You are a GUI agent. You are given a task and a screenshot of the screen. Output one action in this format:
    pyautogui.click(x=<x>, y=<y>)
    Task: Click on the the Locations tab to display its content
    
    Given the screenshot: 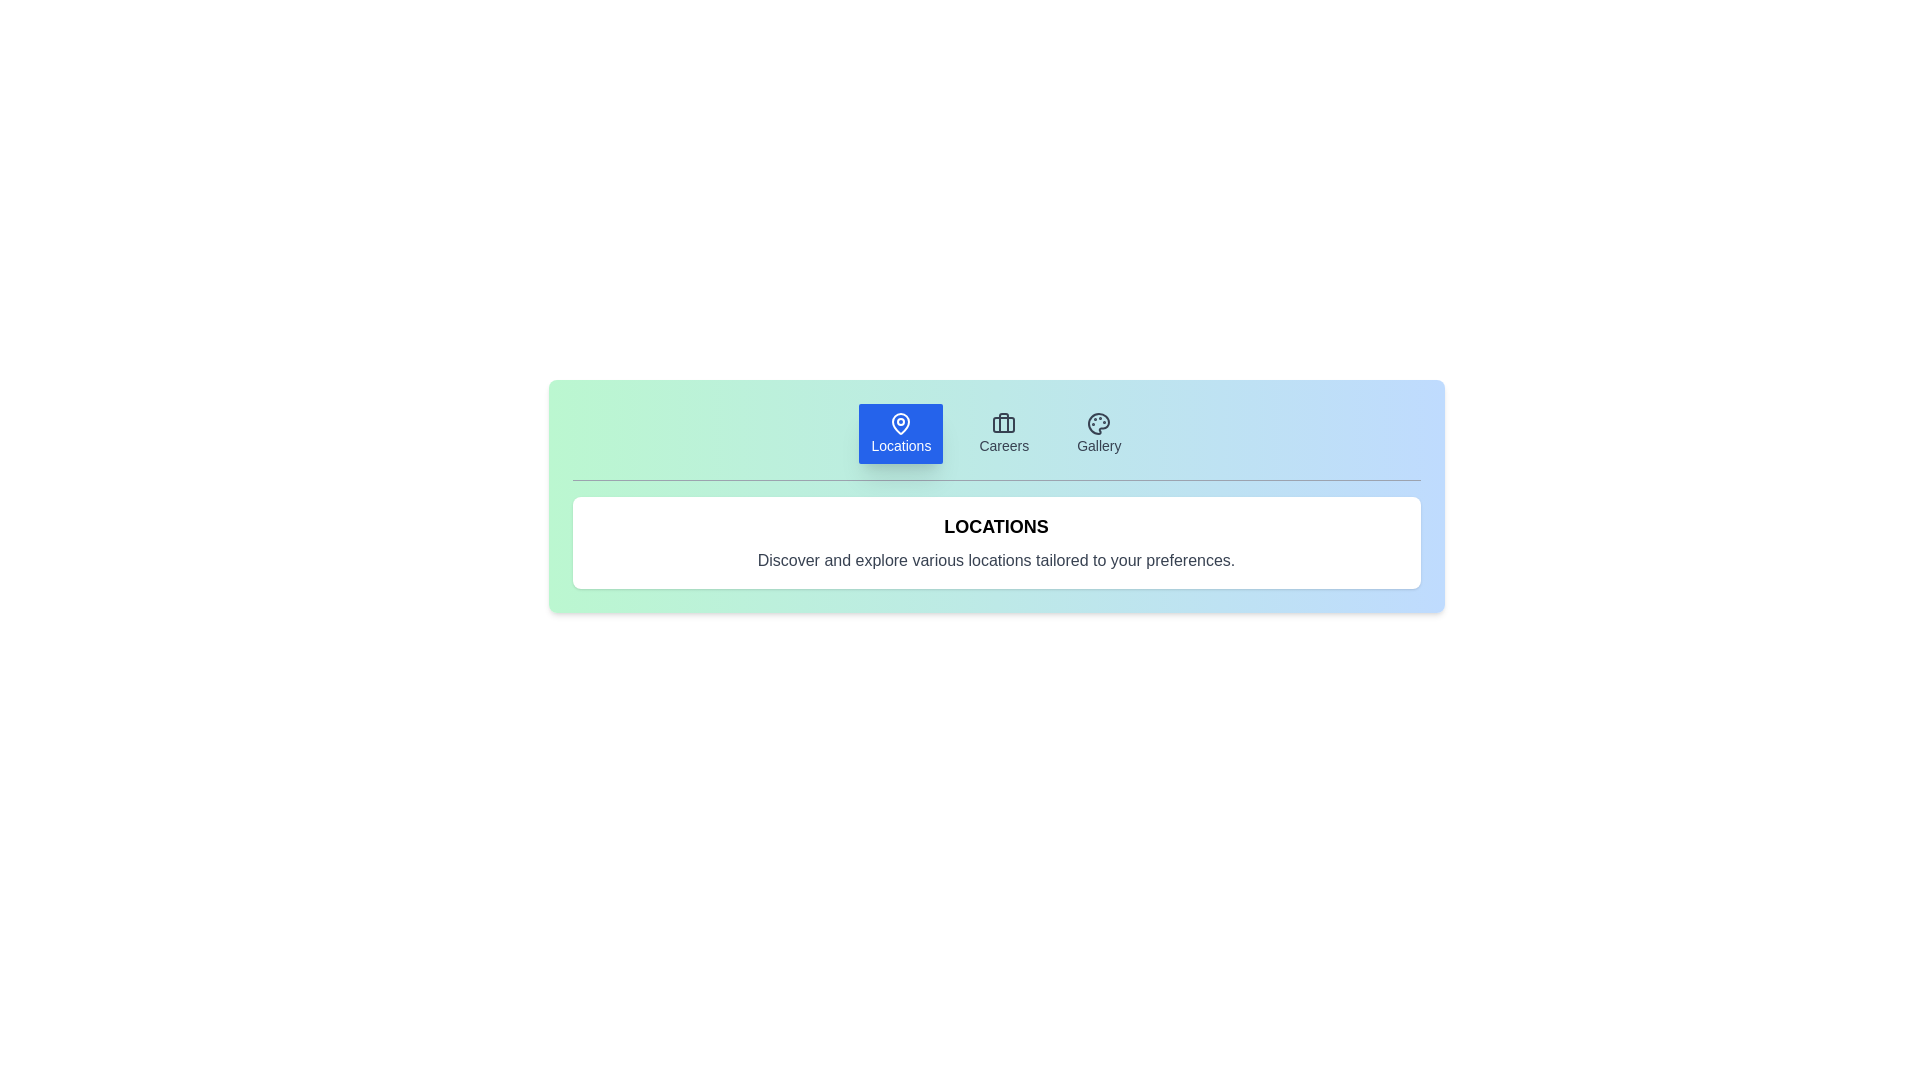 What is the action you would take?
    pyautogui.click(x=900, y=433)
    